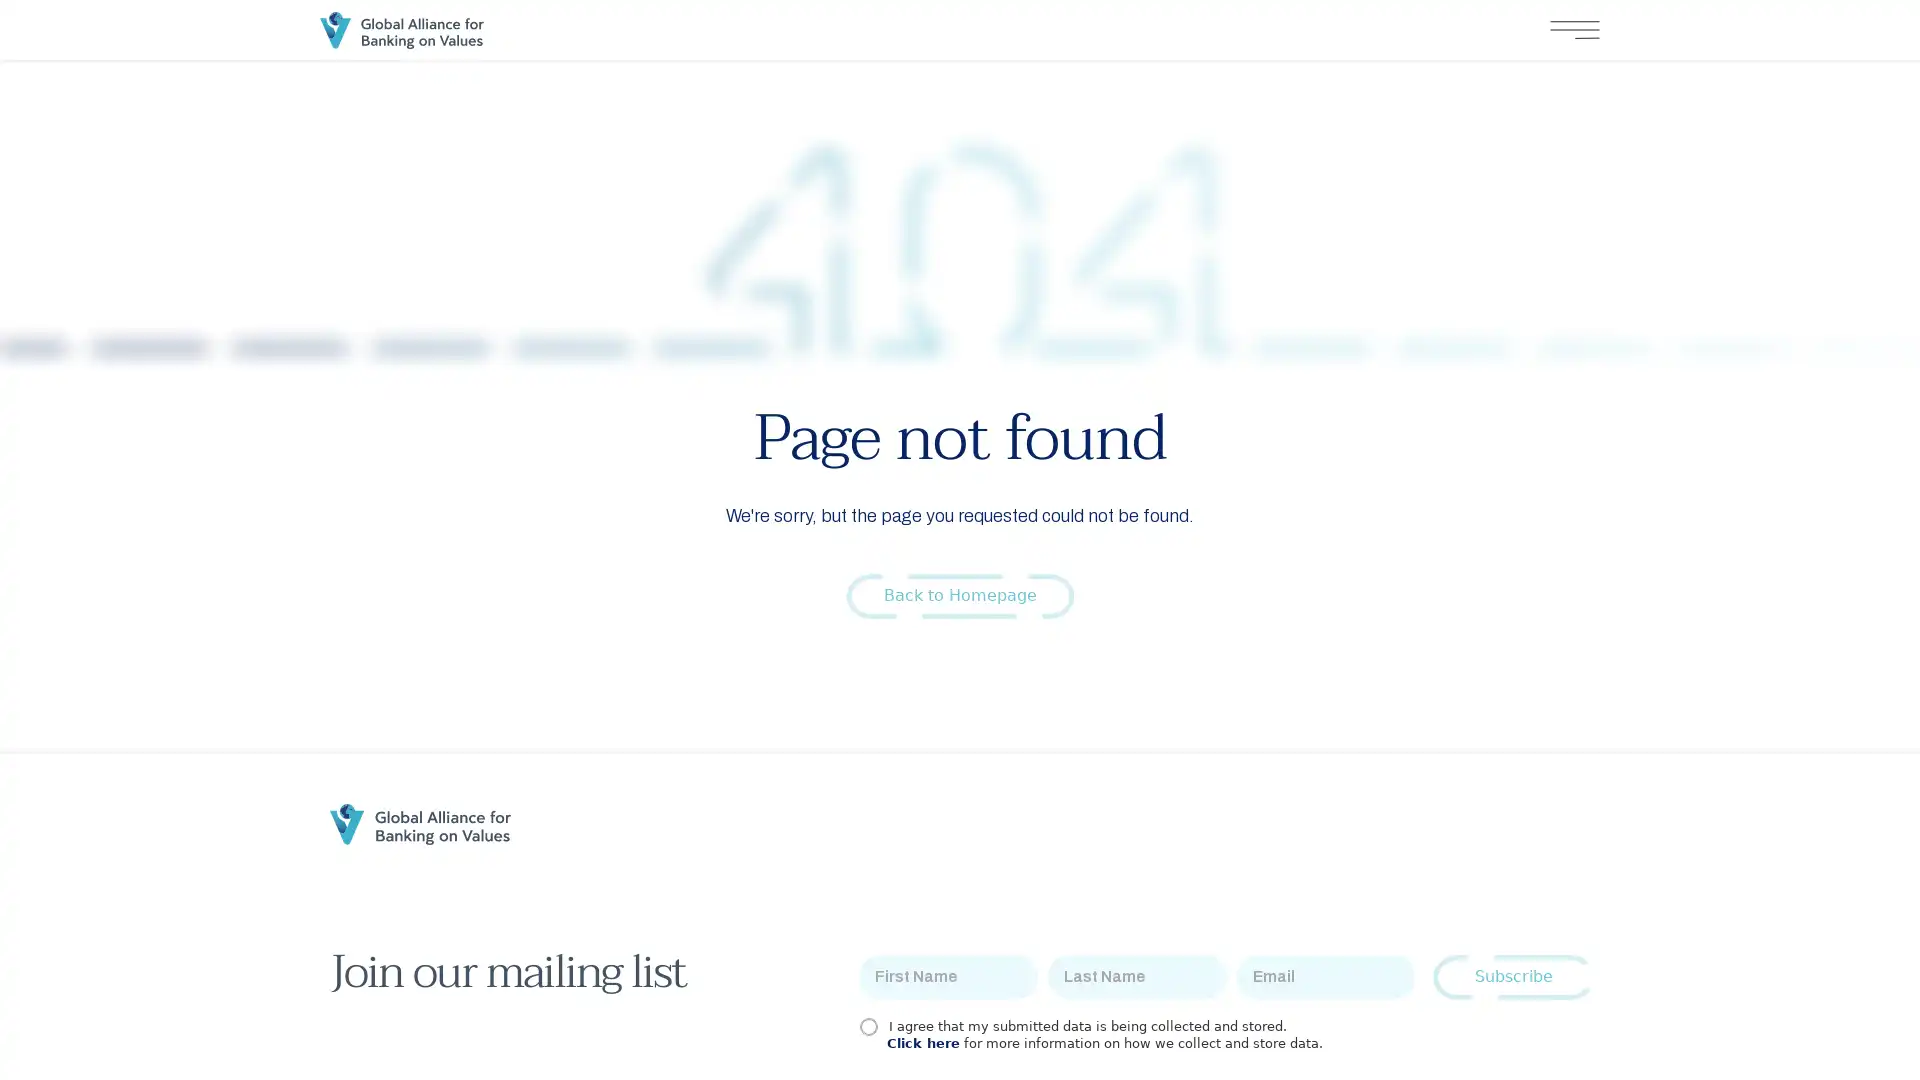  I want to click on Subscribe, so click(1513, 976).